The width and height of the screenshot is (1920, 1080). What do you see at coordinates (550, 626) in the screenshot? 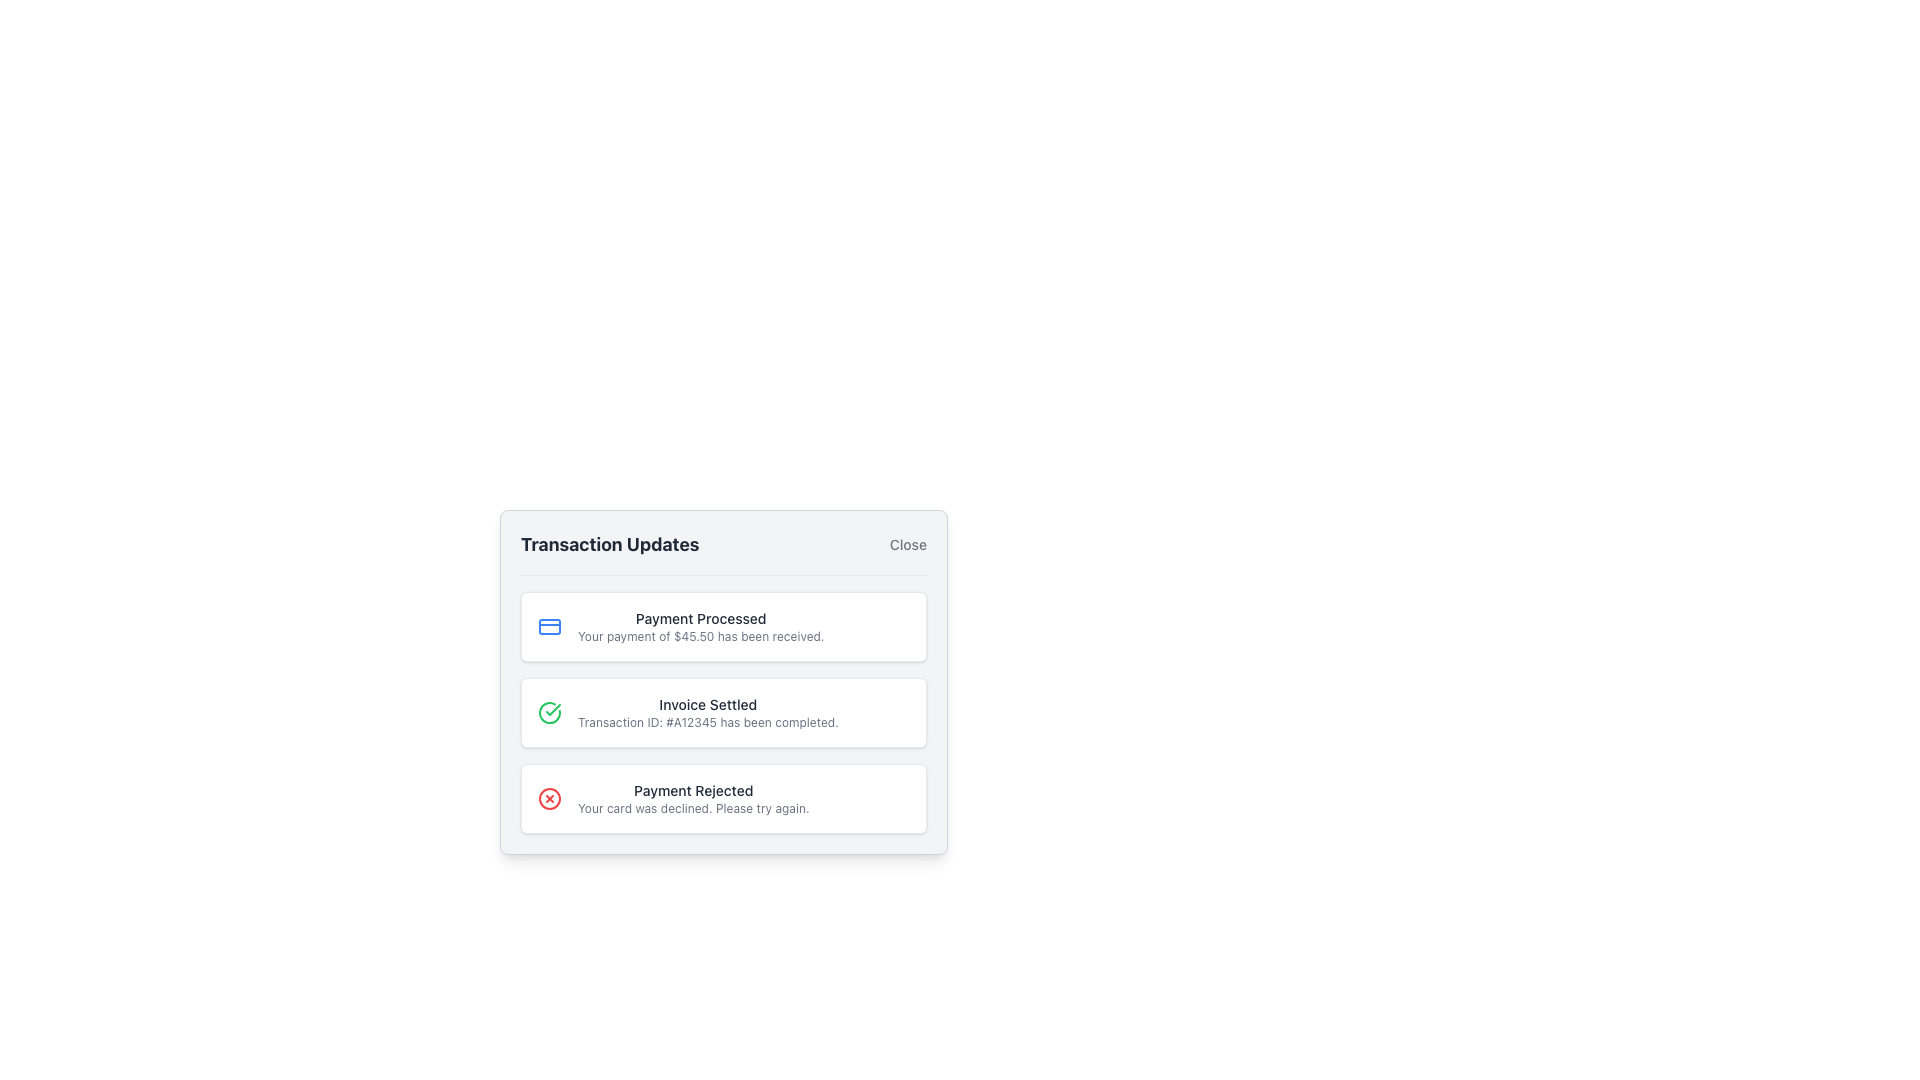
I see `the credit card payment icon located to the left of the 'Payment Processed' text in the 'Transaction Updates' panel` at bounding box center [550, 626].